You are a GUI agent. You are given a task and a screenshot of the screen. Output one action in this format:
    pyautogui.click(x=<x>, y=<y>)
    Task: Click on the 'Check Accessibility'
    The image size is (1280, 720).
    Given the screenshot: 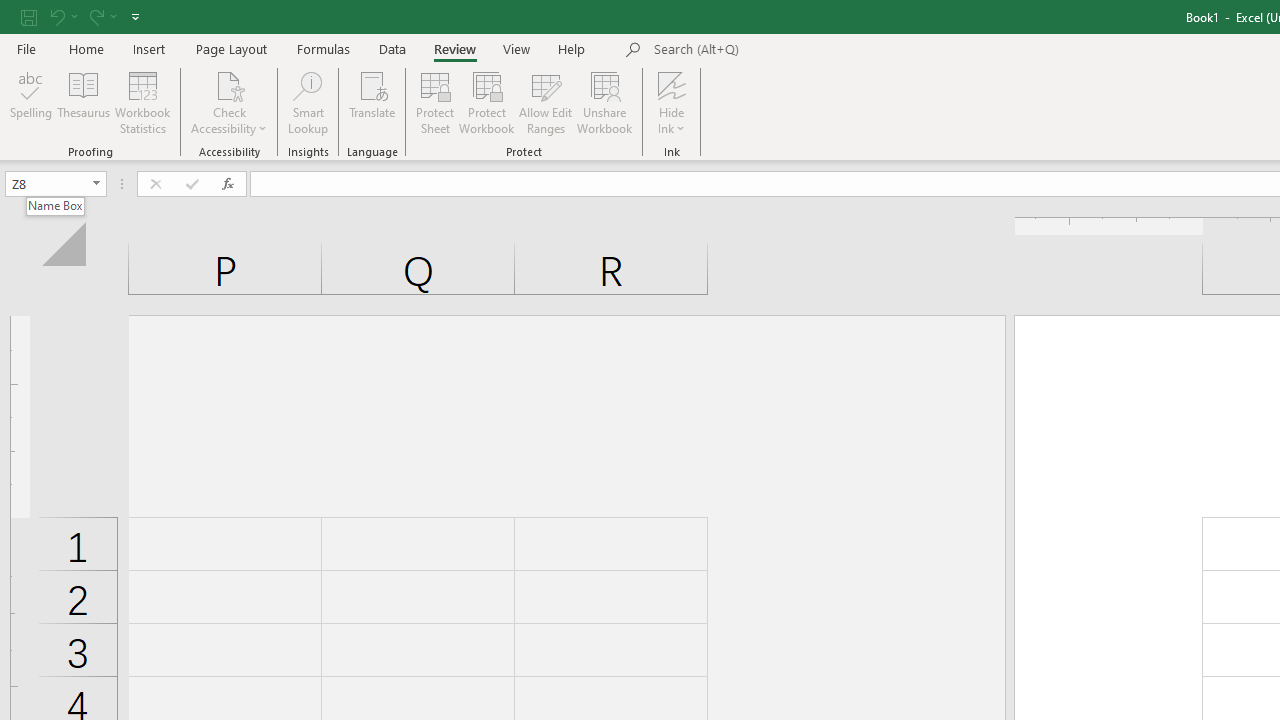 What is the action you would take?
    pyautogui.click(x=229, y=103)
    